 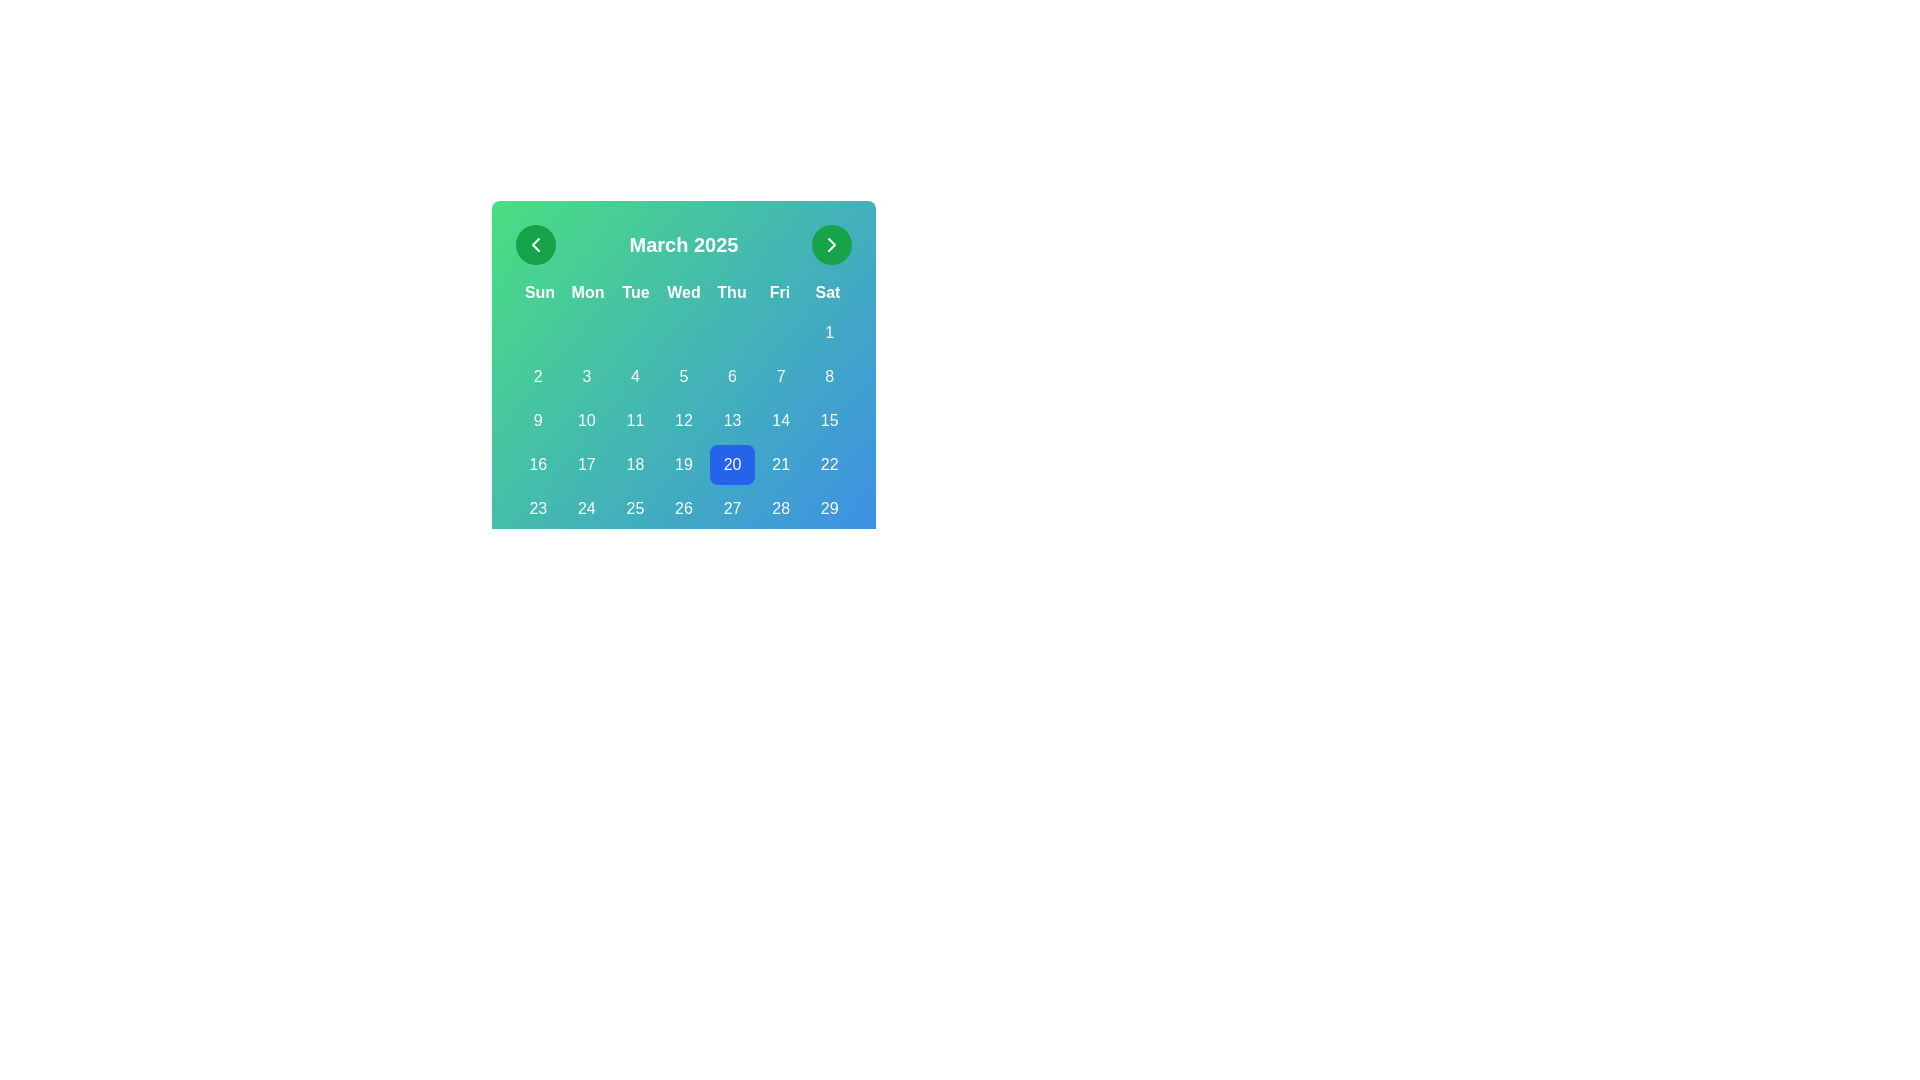 I want to click on the 'Monday' text label in the calendar's weekday header, so click(x=587, y=293).